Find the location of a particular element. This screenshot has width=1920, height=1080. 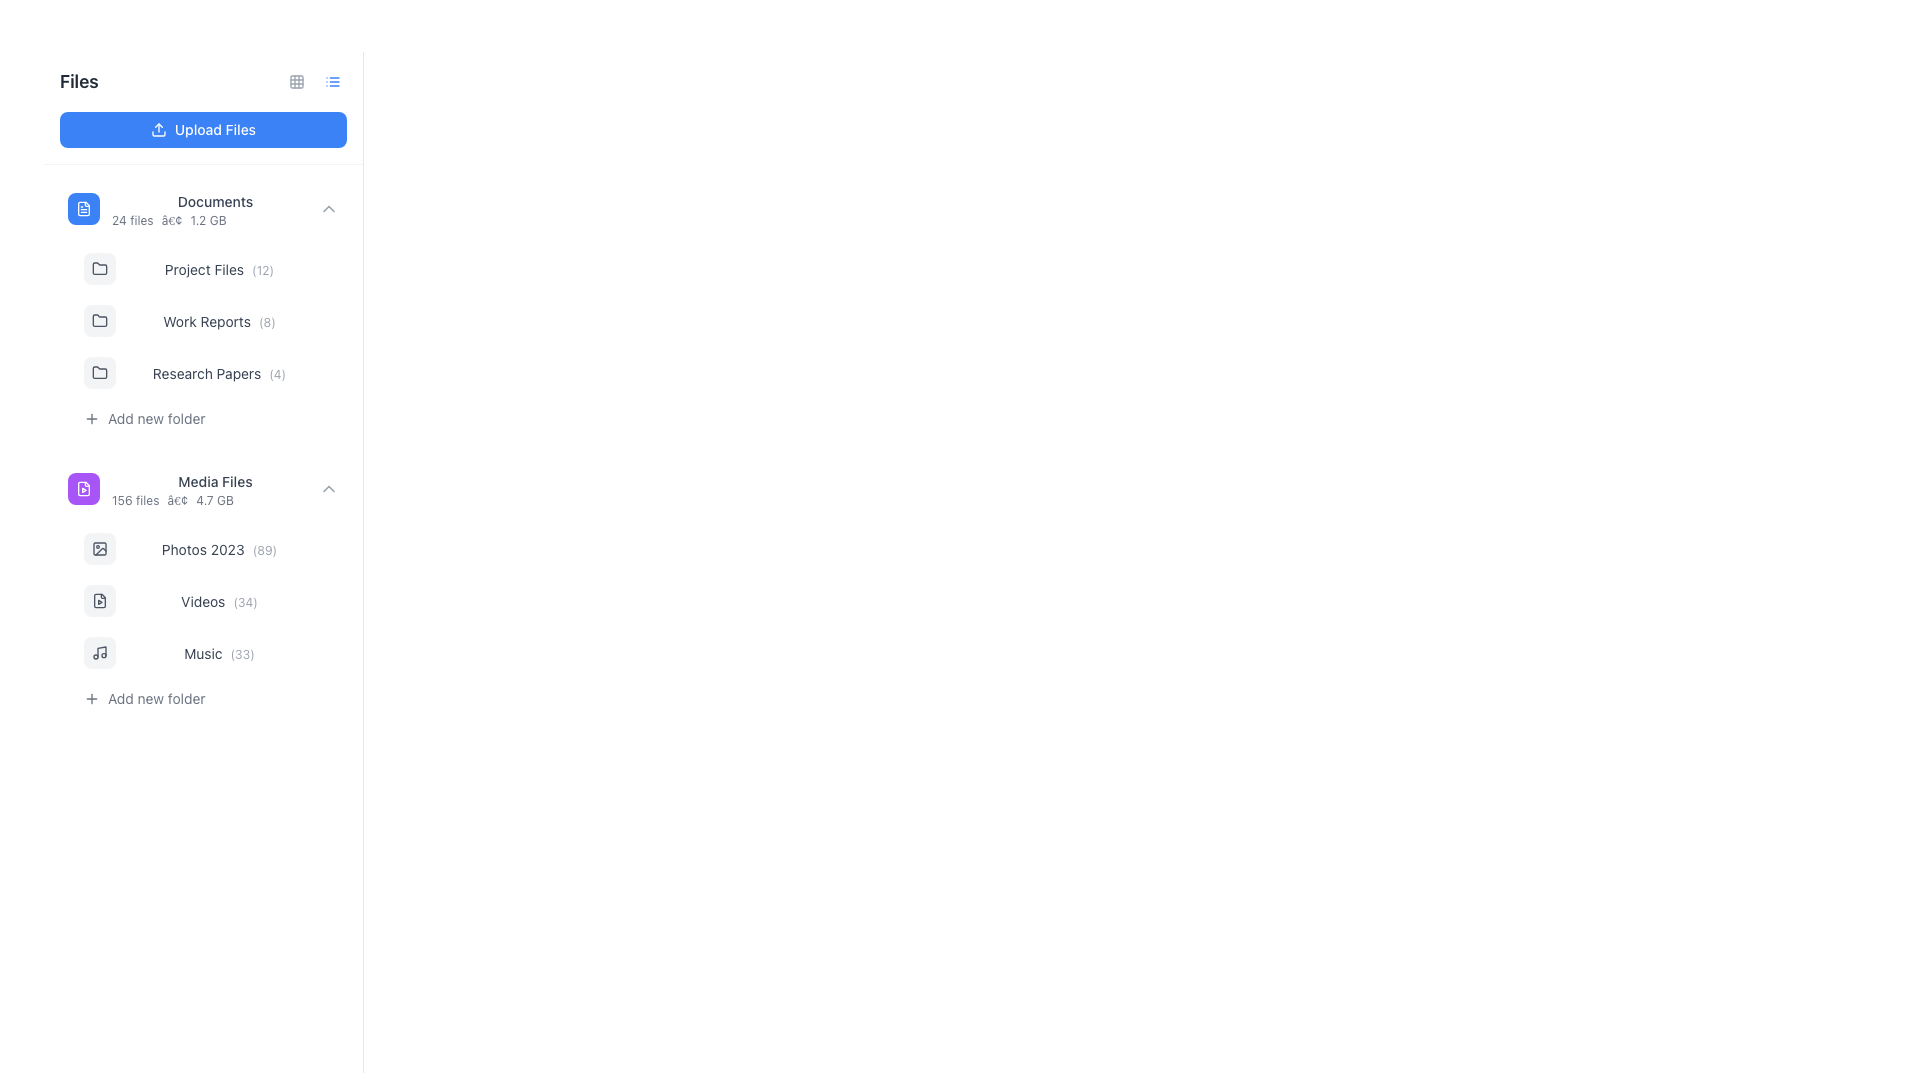

the 'Project Files' text label located on the left-side panel under the 'Documents' section, which displays a count of '(12)' is located at coordinates (204, 268).